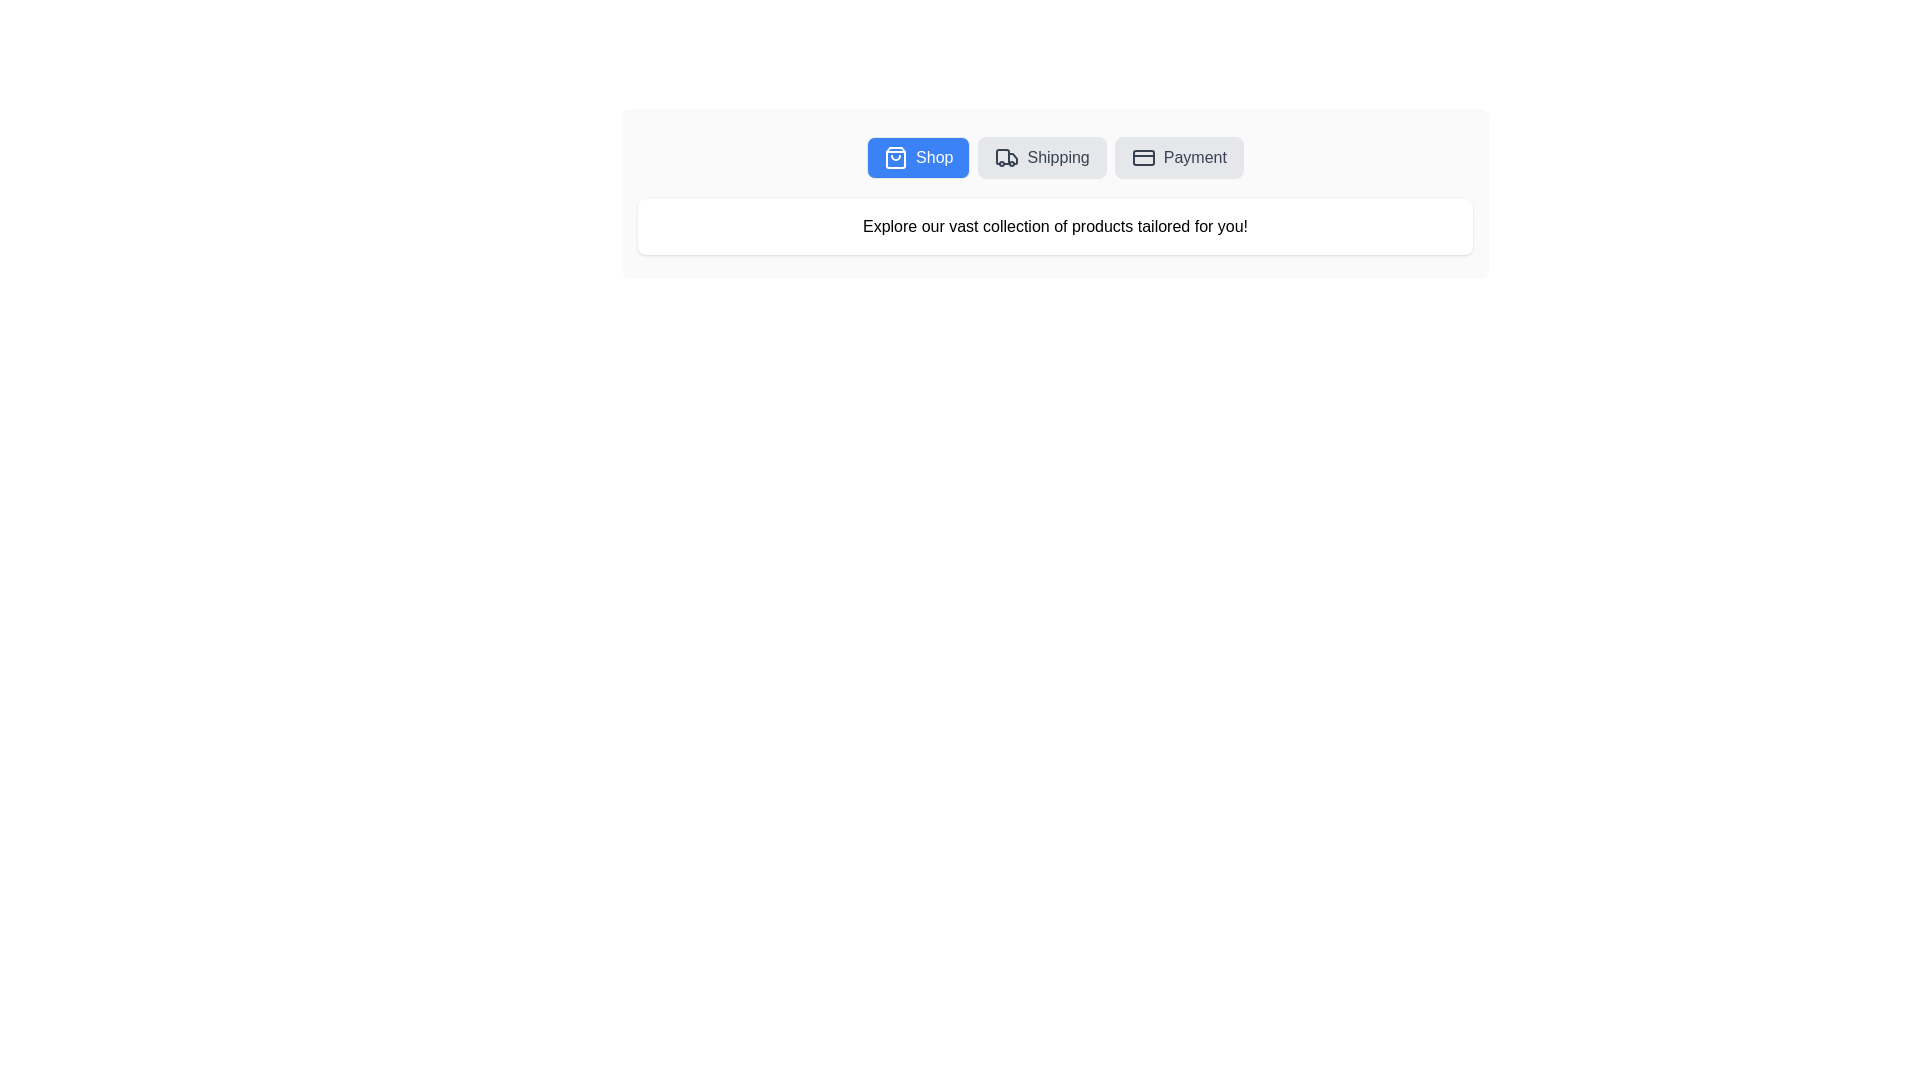  Describe the element at coordinates (917, 157) in the screenshot. I see `the 'Shop' button, which has a blue background and white text with a shopping bag icon` at that location.